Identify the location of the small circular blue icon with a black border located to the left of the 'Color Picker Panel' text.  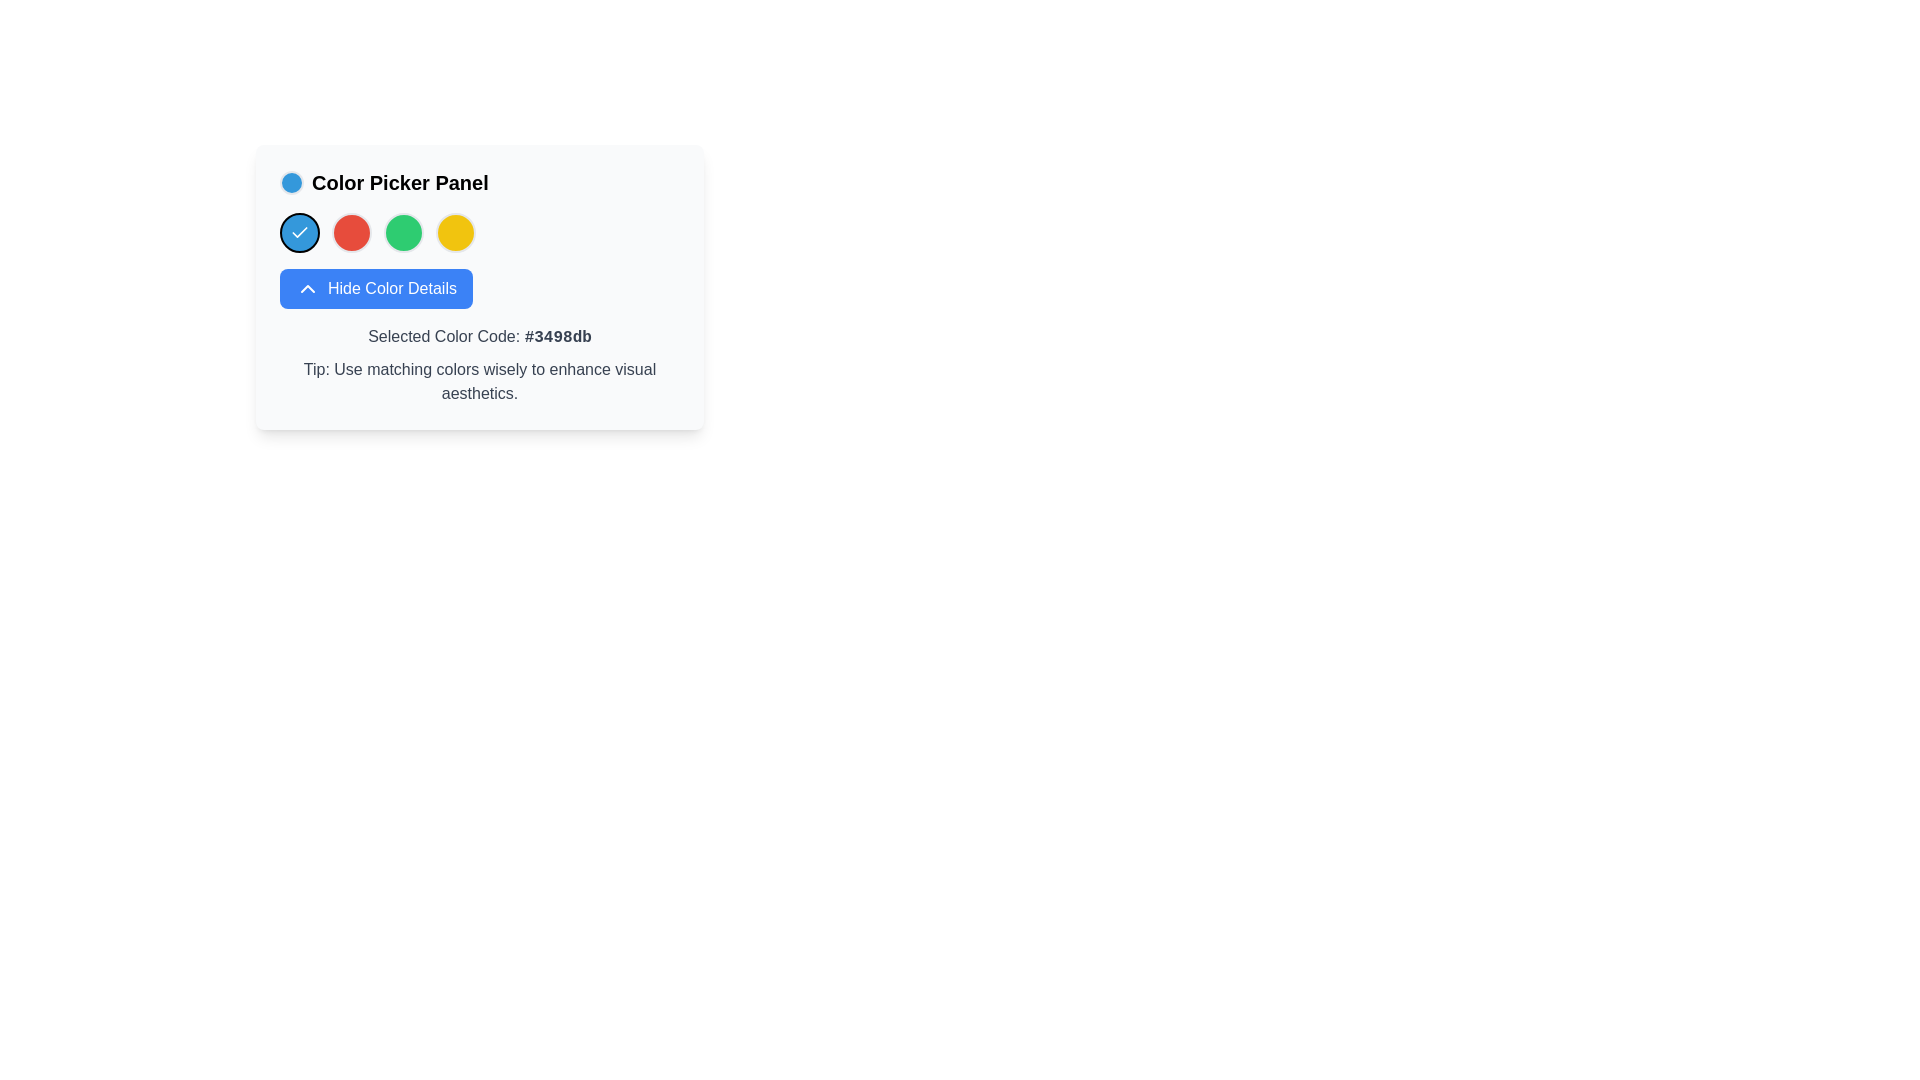
(291, 182).